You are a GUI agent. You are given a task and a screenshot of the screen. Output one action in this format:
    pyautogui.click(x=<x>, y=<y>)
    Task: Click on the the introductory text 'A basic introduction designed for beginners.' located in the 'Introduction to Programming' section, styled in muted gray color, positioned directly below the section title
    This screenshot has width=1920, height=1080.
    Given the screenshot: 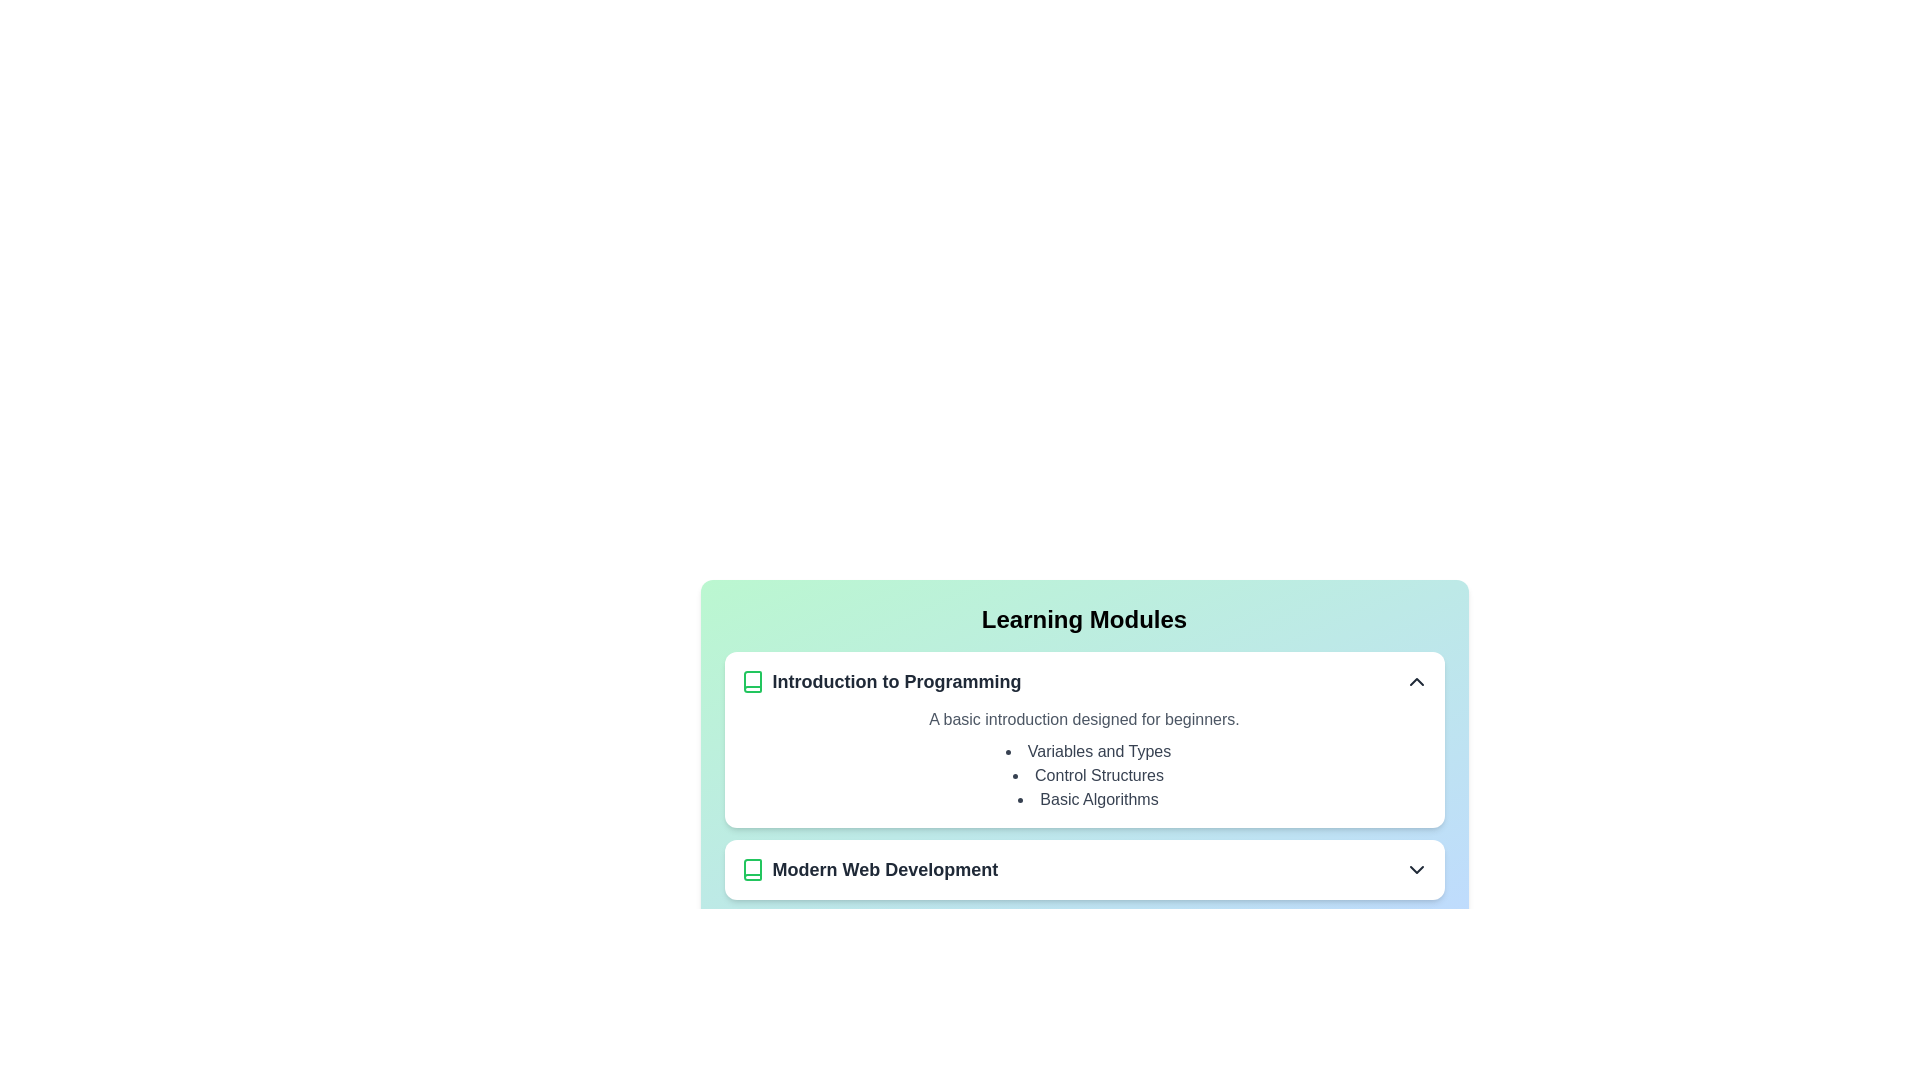 What is the action you would take?
    pyautogui.click(x=1083, y=720)
    